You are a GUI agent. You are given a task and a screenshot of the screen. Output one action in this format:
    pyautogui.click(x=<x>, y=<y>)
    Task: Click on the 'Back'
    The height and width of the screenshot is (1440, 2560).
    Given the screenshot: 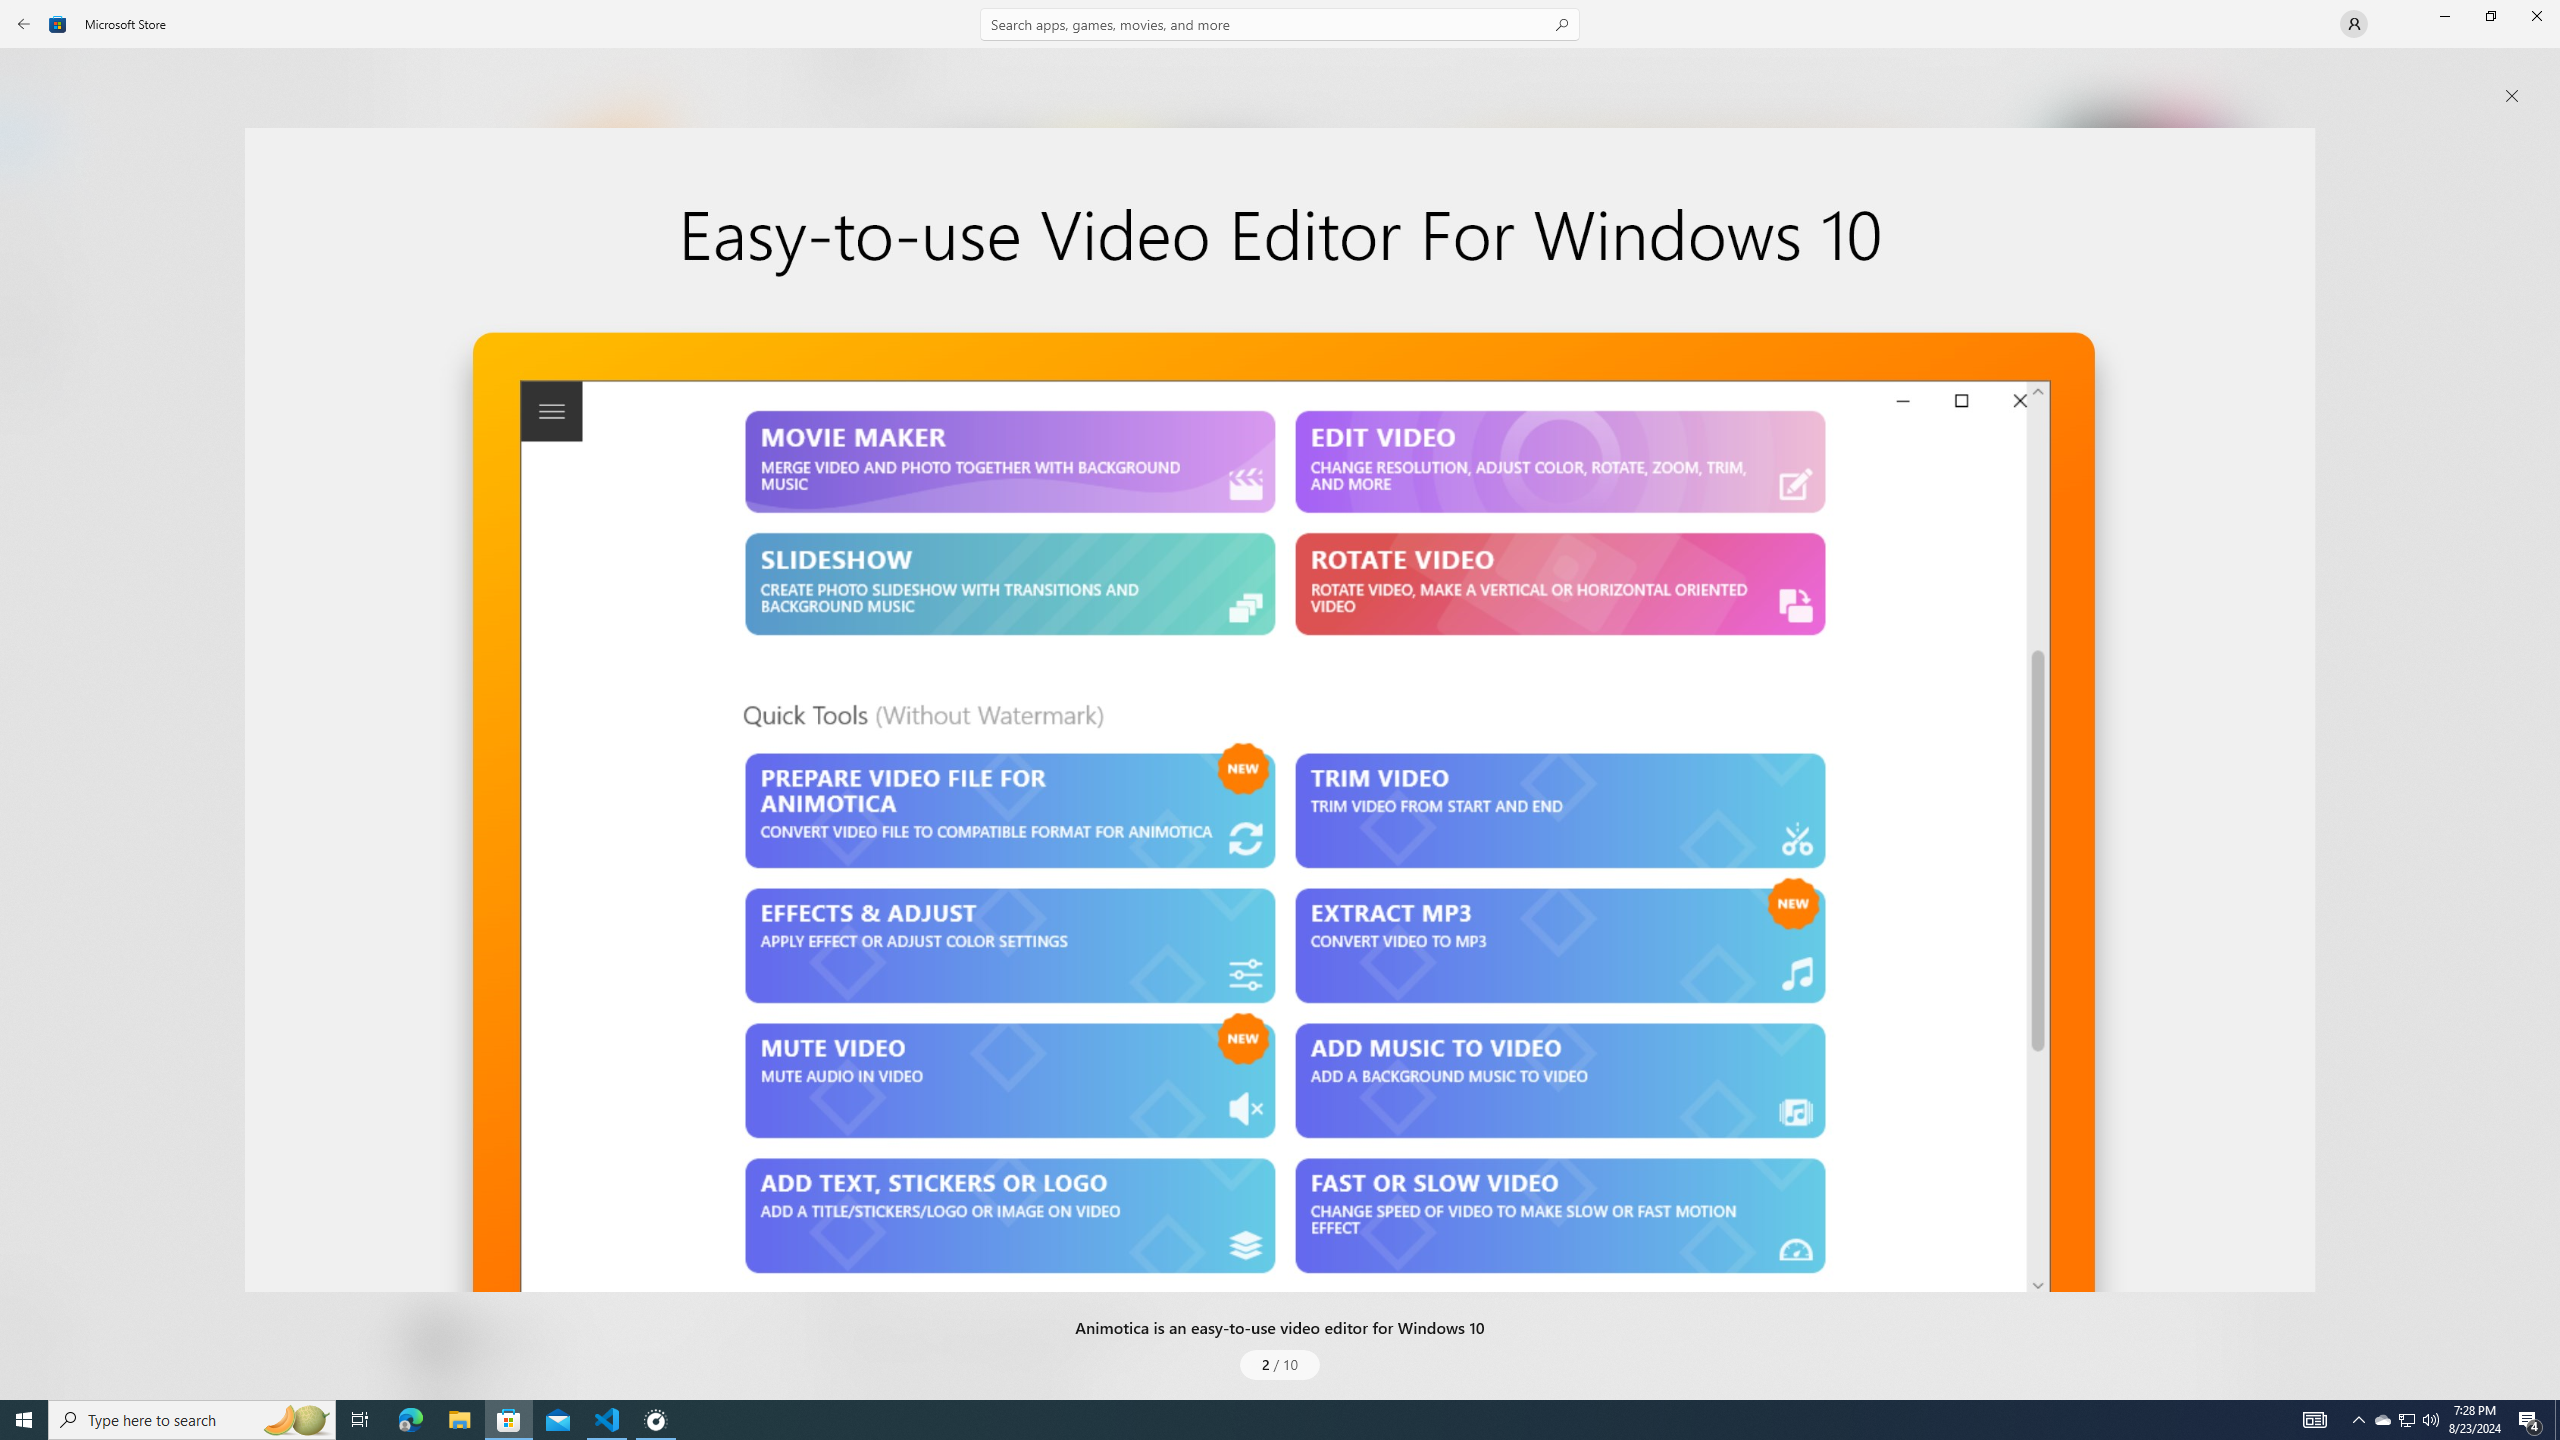 What is the action you would take?
    pyautogui.click(x=24, y=22)
    